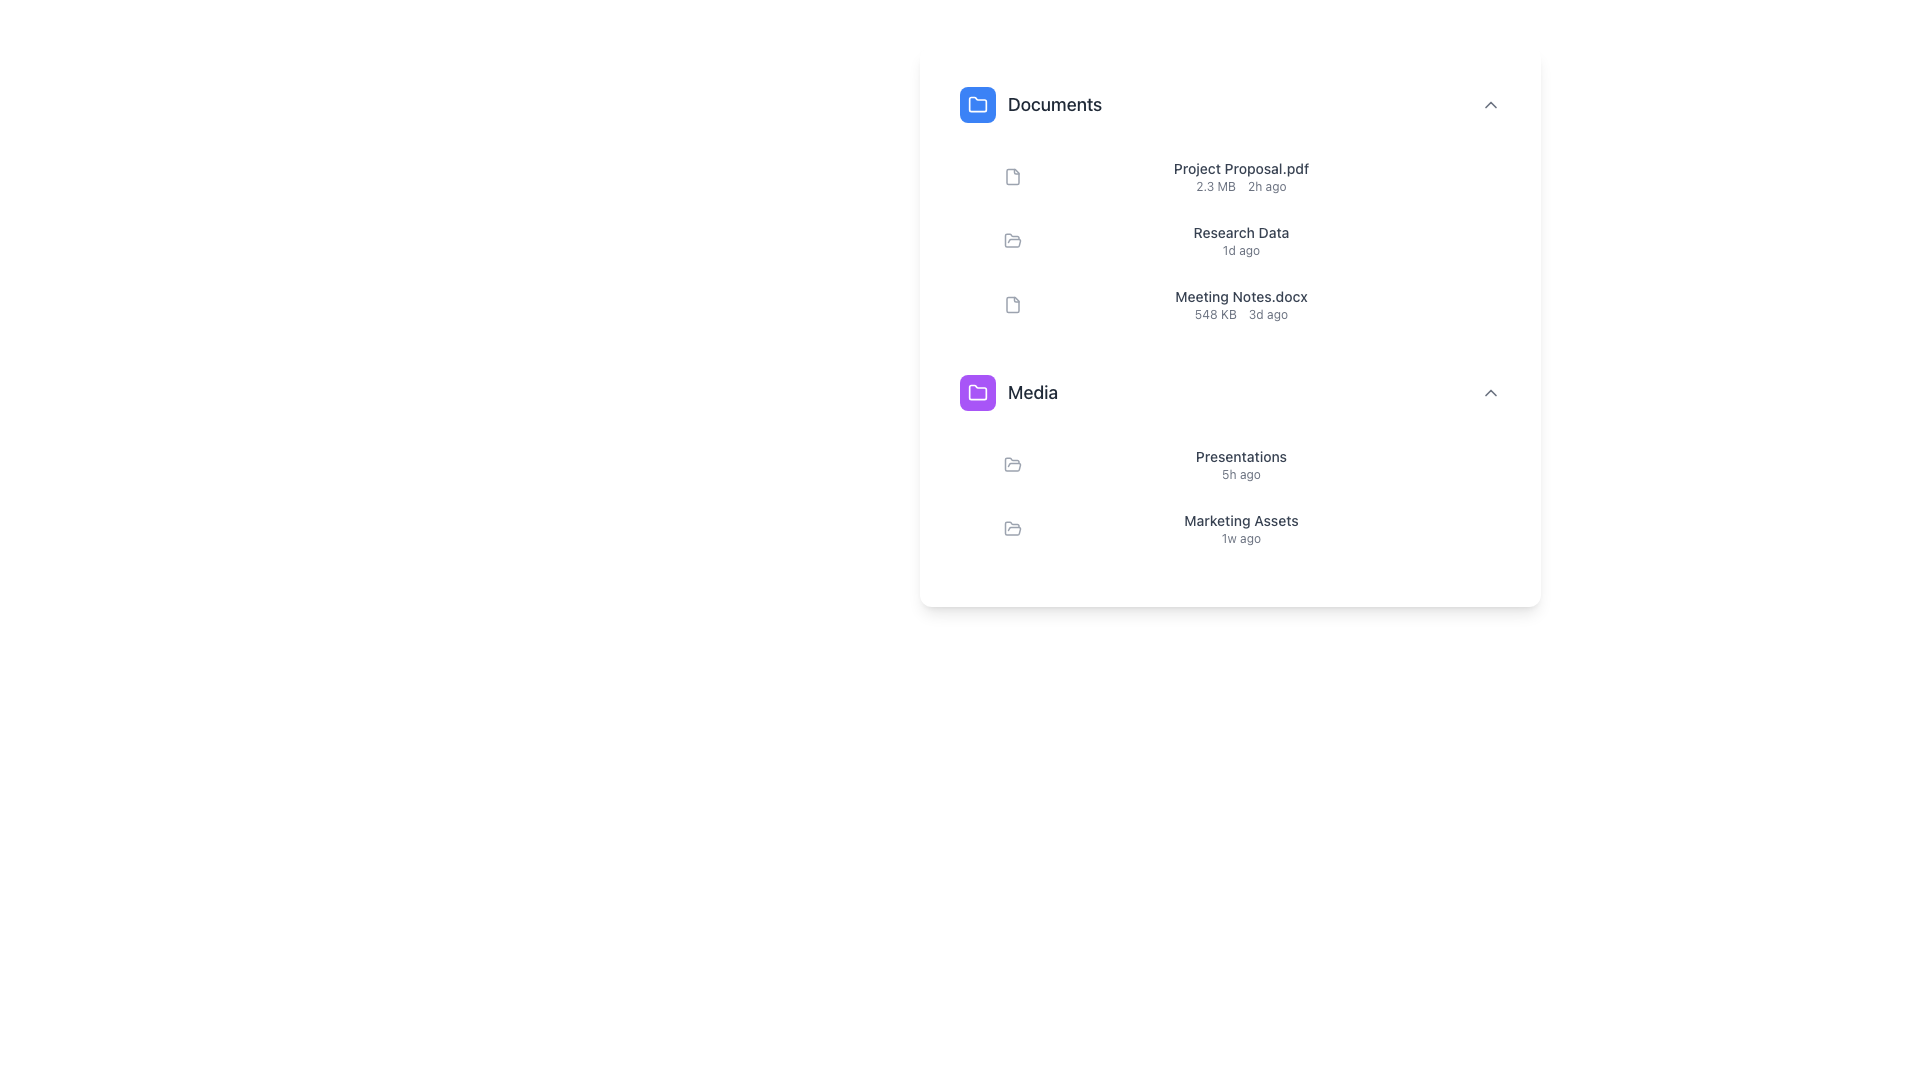 The image size is (1920, 1080). Describe the element at coordinates (1012, 464) in the screenshot. I see `the open folder icon, which is the first element in the Media section, located to the left of the Presentations label` at that location.